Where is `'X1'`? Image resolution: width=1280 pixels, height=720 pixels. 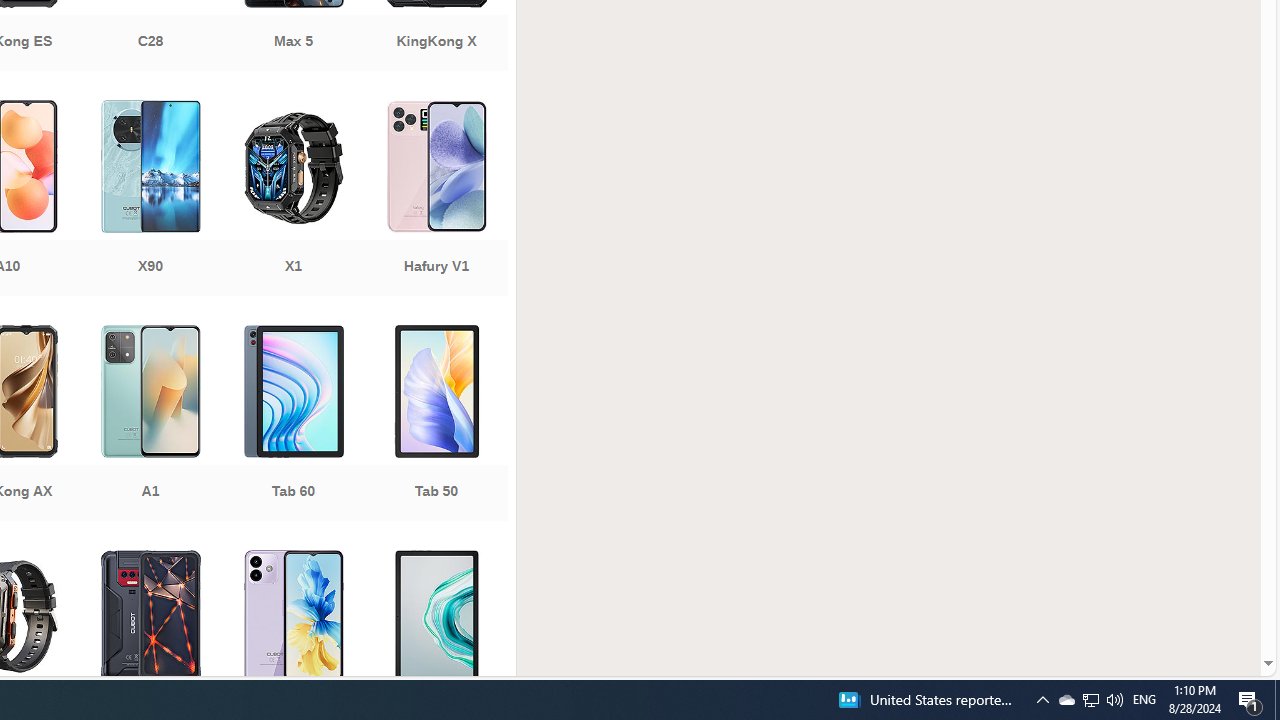
'X1' is located at coordinates (292, 200).